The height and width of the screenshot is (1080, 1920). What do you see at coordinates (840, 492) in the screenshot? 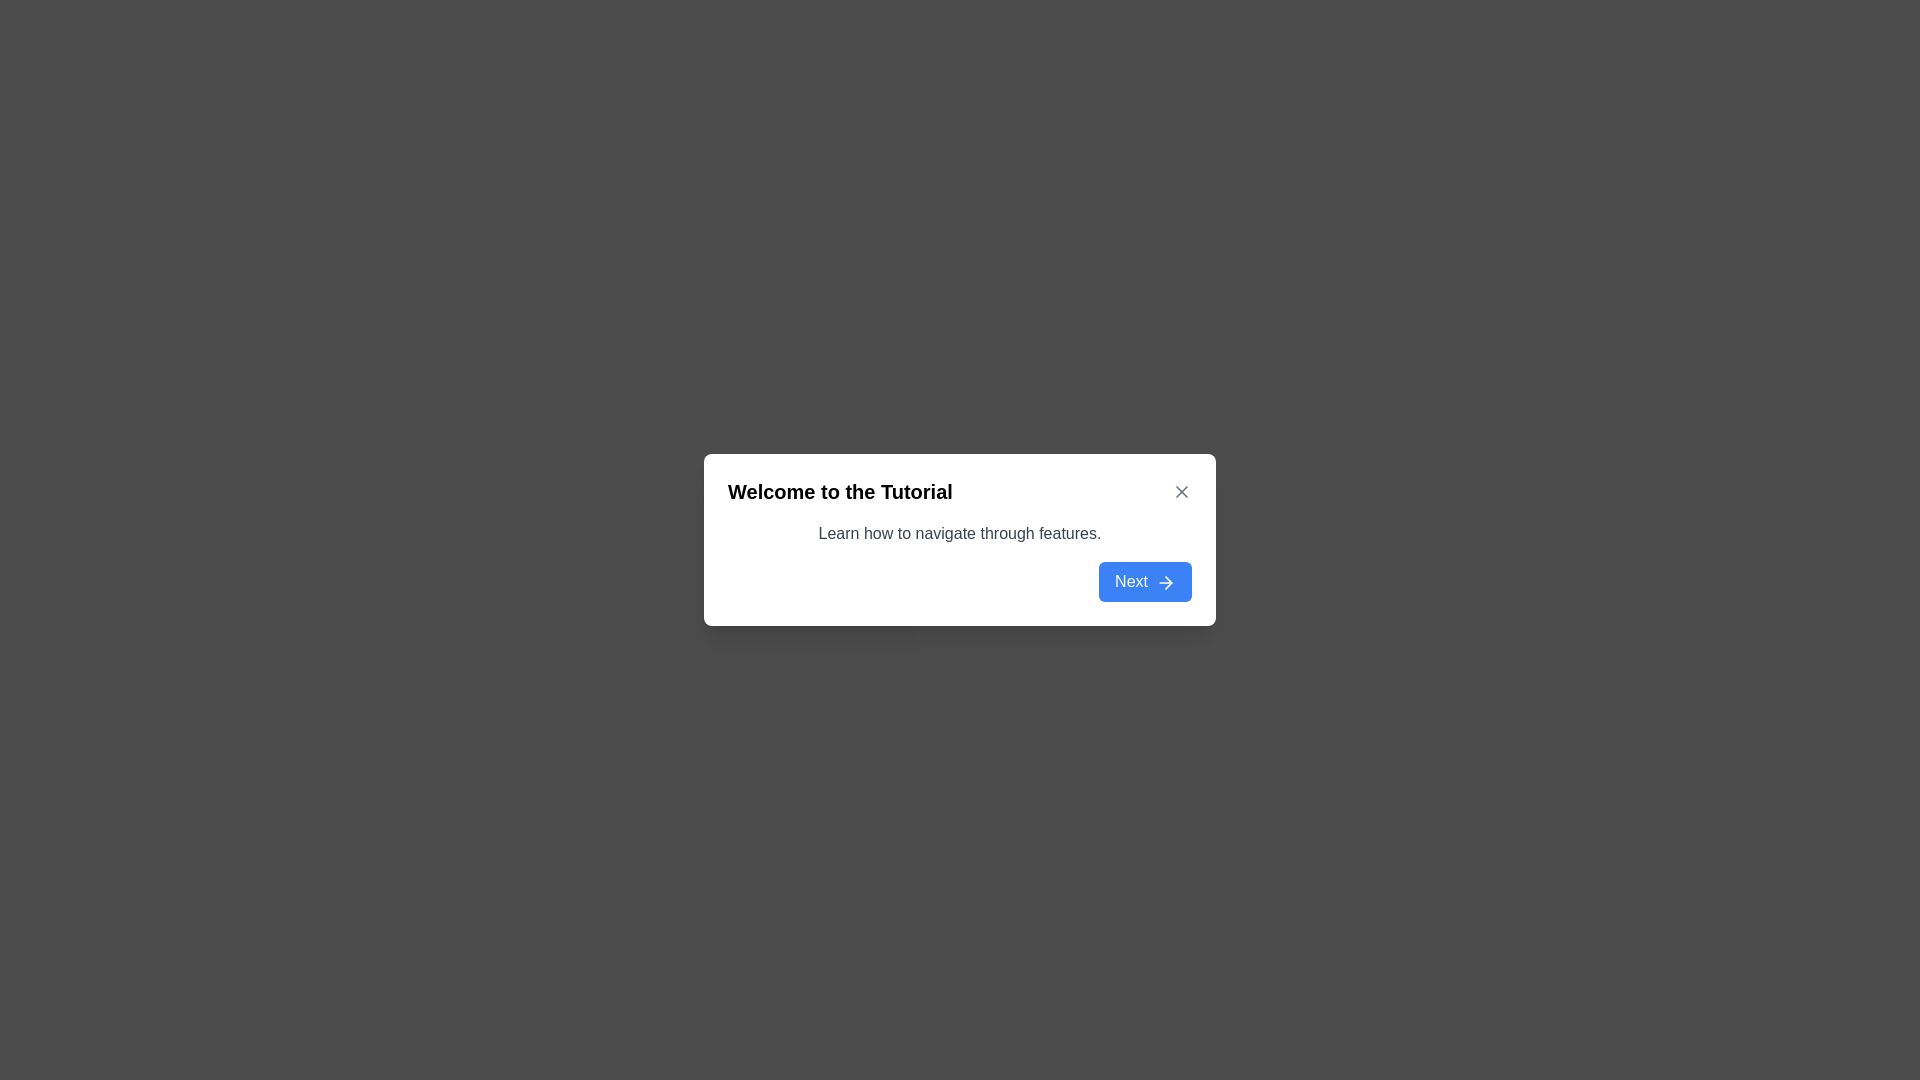
I see `the 'Welcome to the Tutorial' heading text element, which is styled in bold and slightly larger font size, located in the upper section of the white dialog box` at bounding box center [840, 492].